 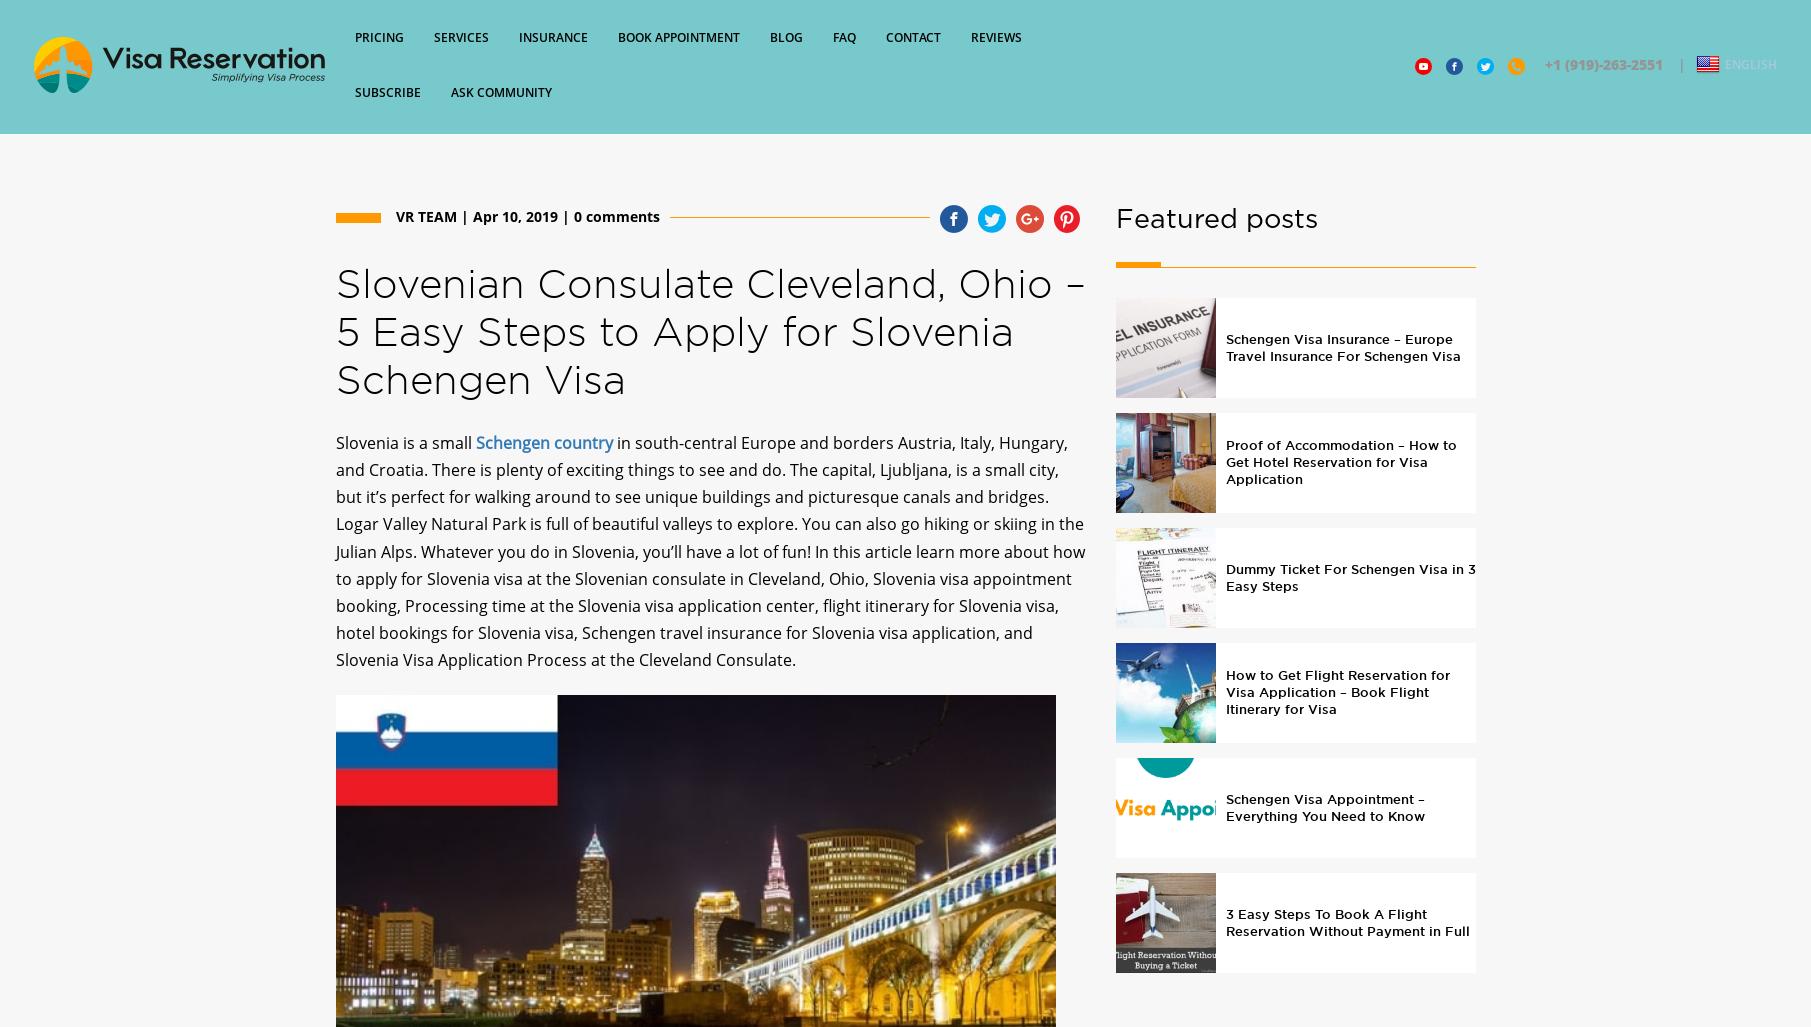 What do you see at coordinates (708, 567) in the screenshot?
I see `'in south-central Europe and borders Austria, Italy, Hungary, and Croatia. There is plenty of exciting things to see and do. The capital, Ljubljana, is a small city, but it’s perfect for walking around to see unique buildings and picturesque canals and bridges. Logar Valley Natural Park is full of beautiful valleys to explore. You can also go hiking or skiing in the Julian Alps. Whatever you do in Slovenia, you’ll have a lot of fun! In this article learn more about how to apply for Slovenia visa at the Slovenian consulate in Cleveland, Ohio, Slovenia visa appointment booking, Processing time at the Slovenia visa application center, flight itinerary for Slovenia visa, hotel bookings for Slovenia visa, Schengen travel insurance for Slovenia visa application, and Slovenia Visa Application Process at the Cleveland Consulate.'` at bounding box center [708, 567].